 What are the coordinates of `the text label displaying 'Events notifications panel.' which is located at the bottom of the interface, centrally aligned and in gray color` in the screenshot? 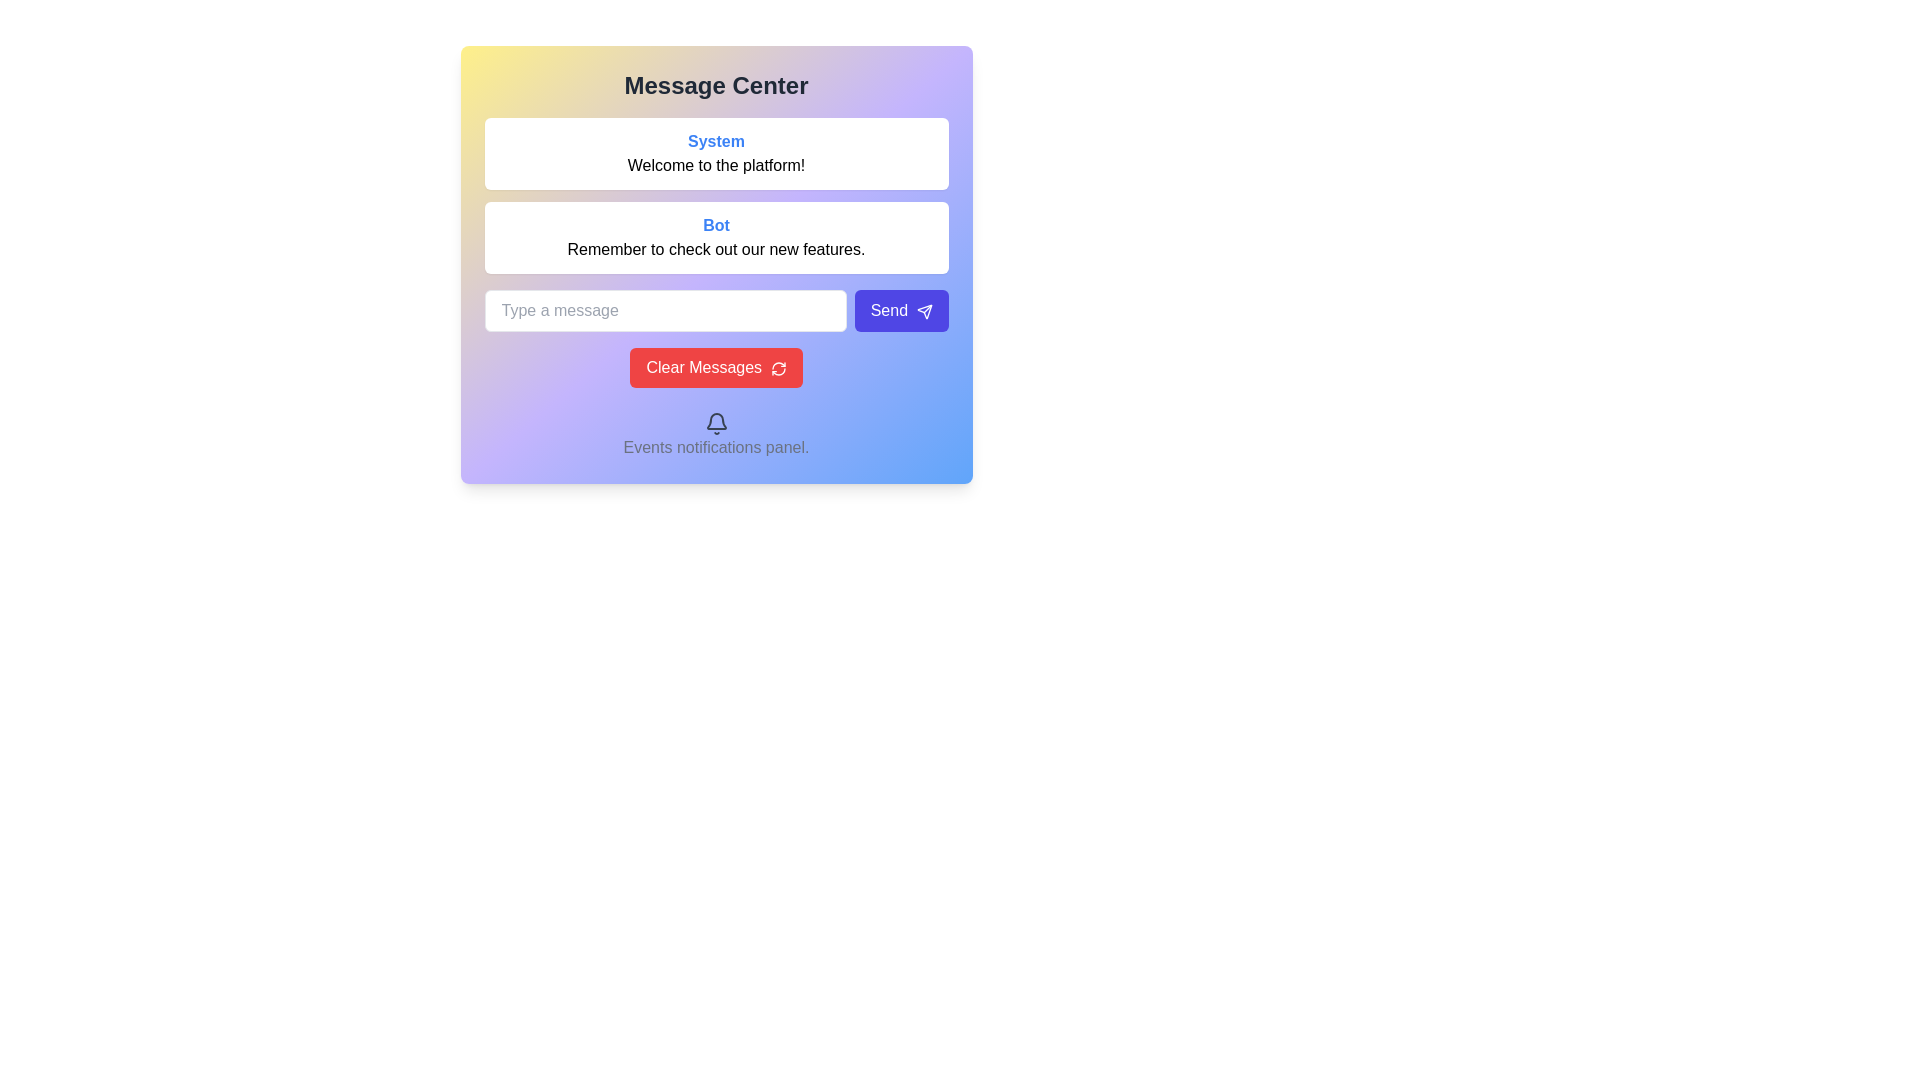 It's located at (716, 446).